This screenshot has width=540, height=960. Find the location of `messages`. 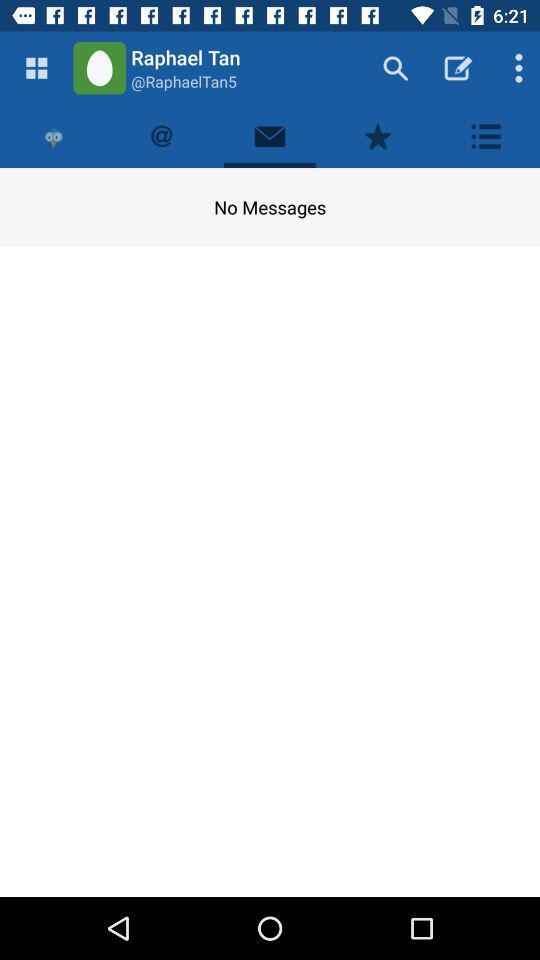

messages is located at coordinates (270, 135).